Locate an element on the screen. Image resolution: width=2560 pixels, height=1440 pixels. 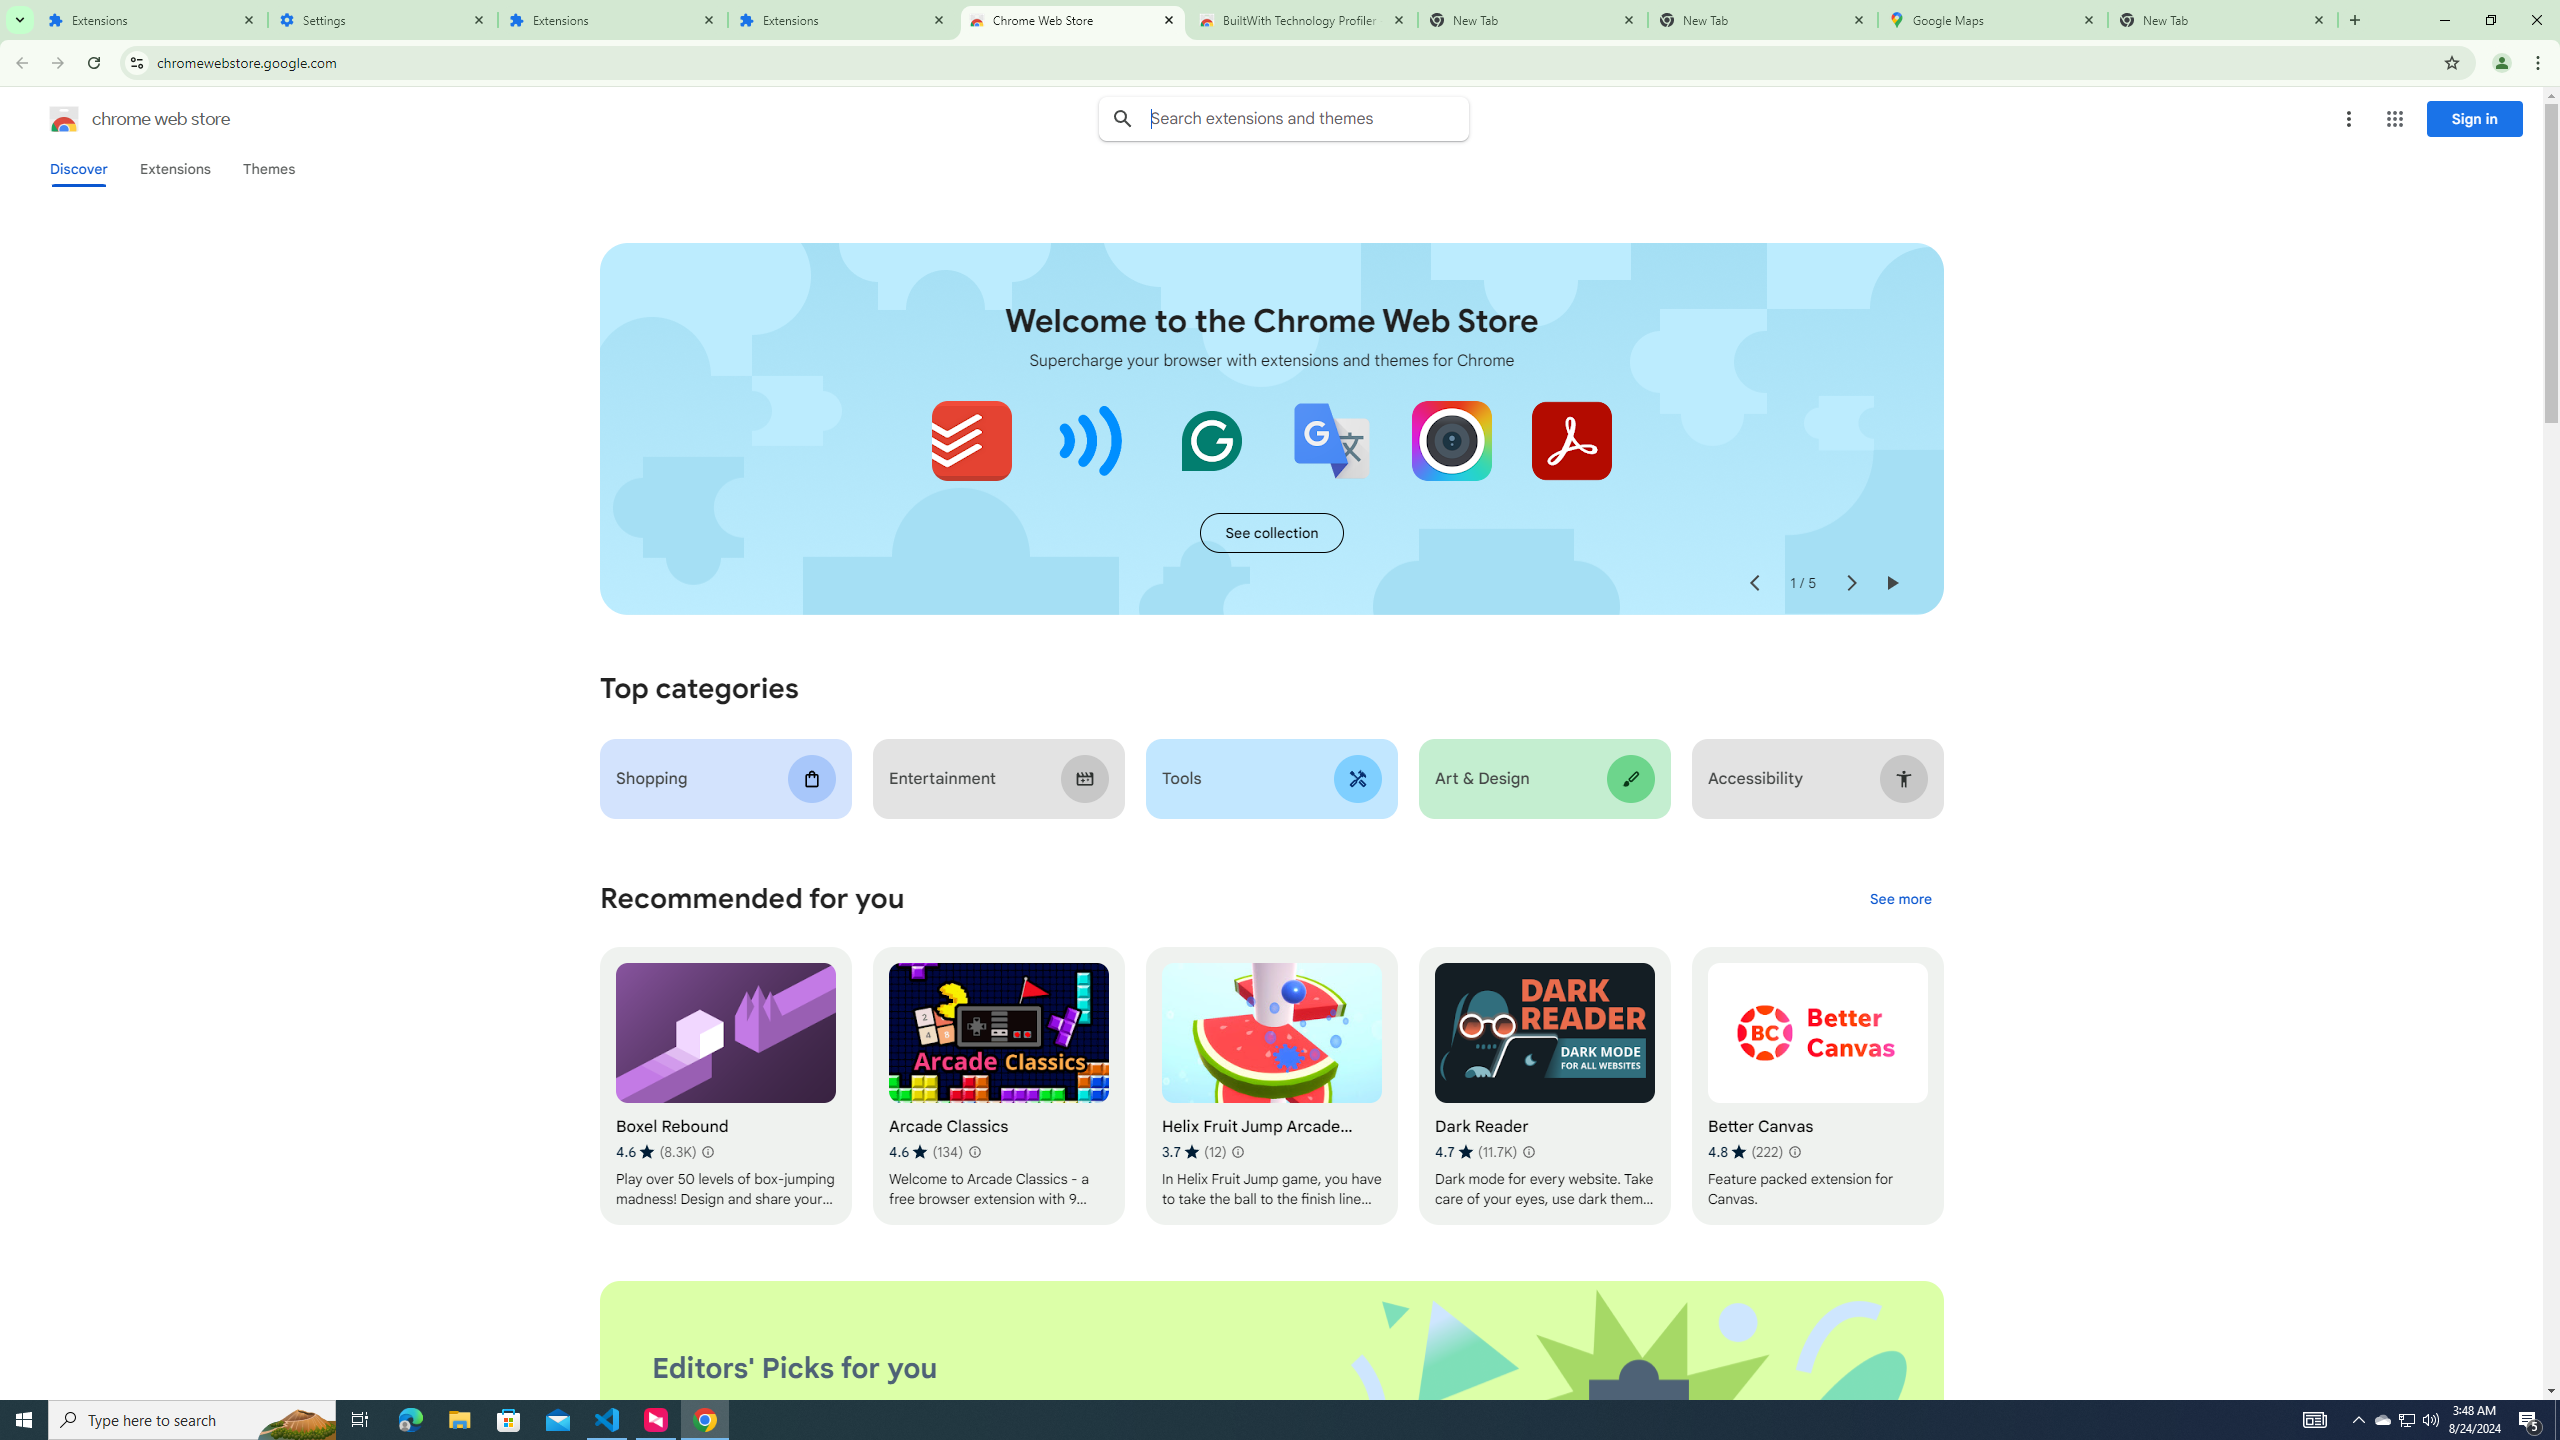
'Discover' is located at coordinates (77, 168).